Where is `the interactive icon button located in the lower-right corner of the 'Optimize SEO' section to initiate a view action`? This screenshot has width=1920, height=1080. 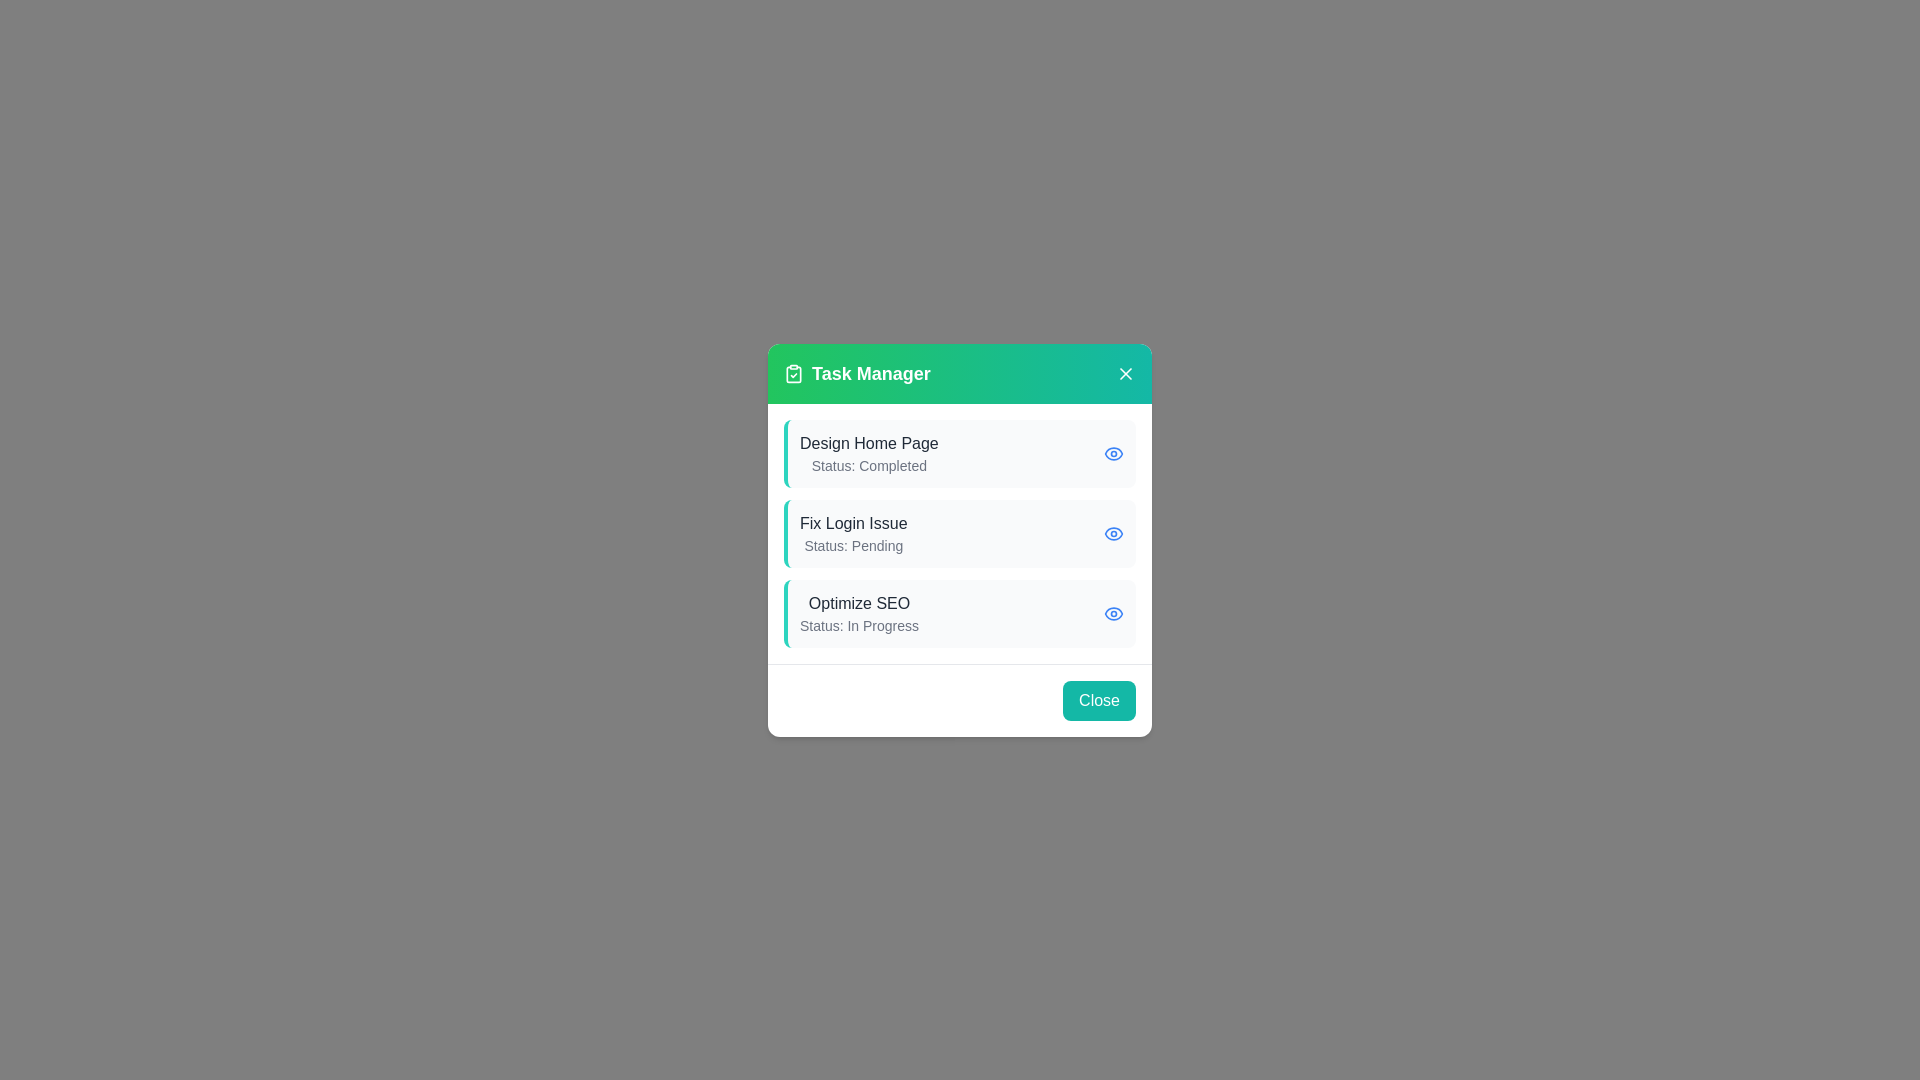
the interactive icon button located in the lower-right corner of the 'Optimize SEO' section to initiate a view action is located at coordinates (1112, 612).